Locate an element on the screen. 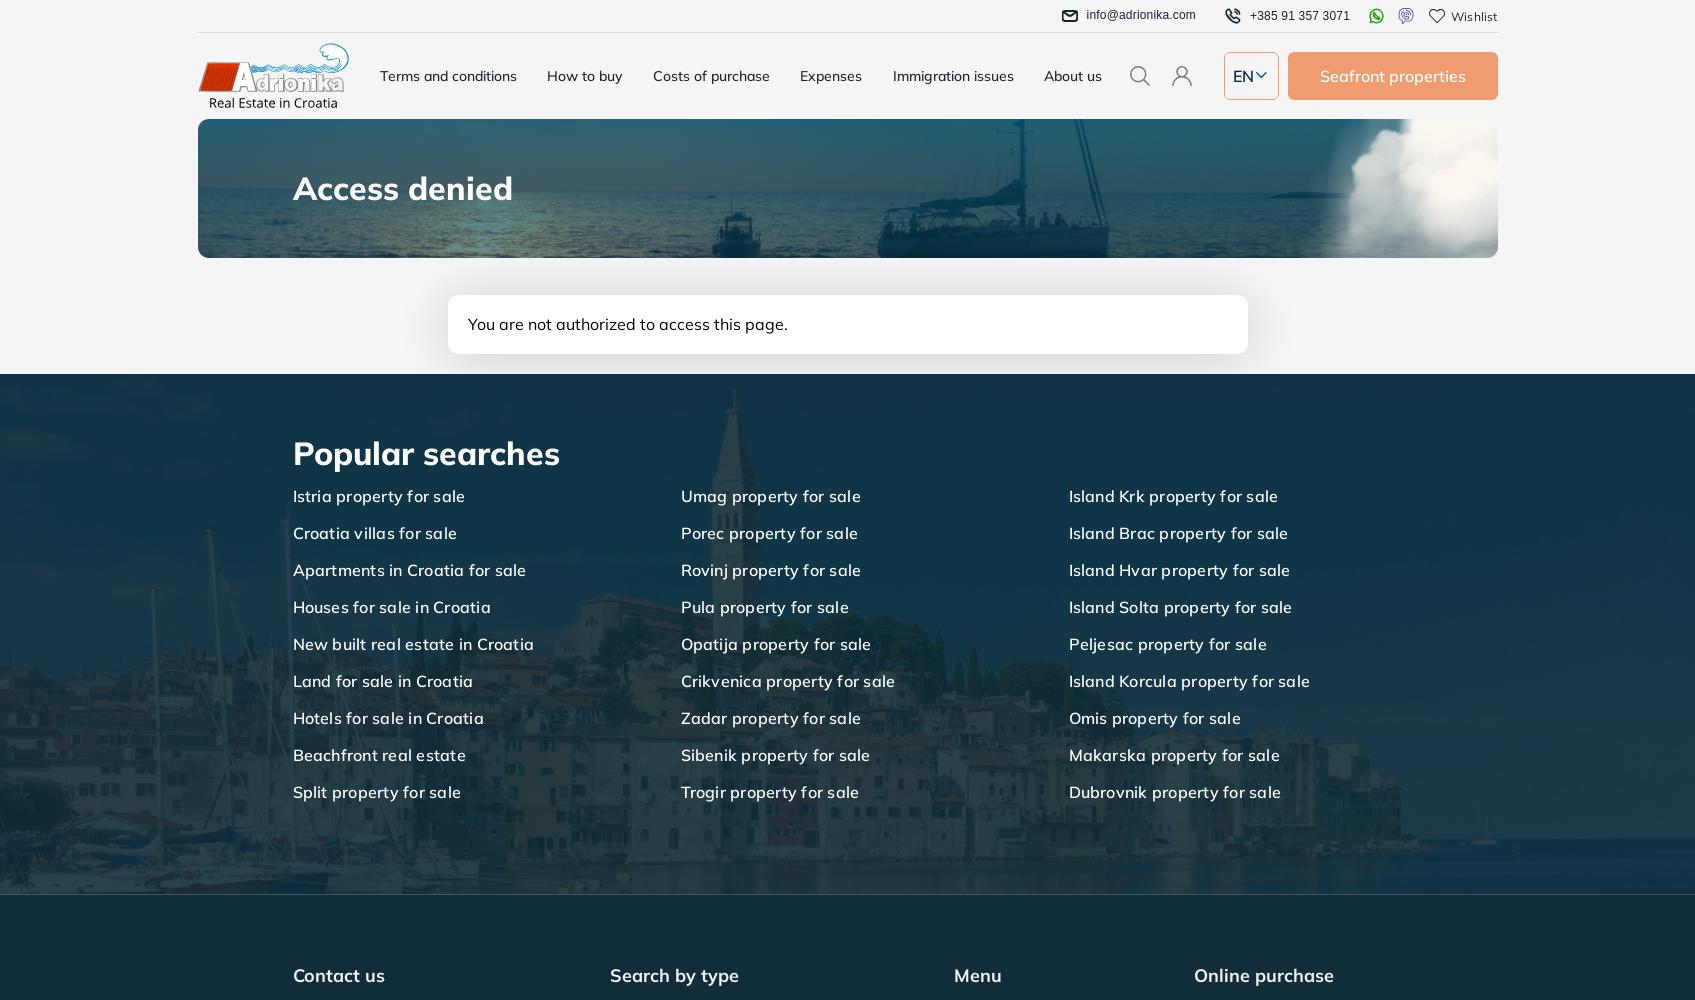 The image size is (1695, 1000). 'Sibenik property for sale' is located at coordinates (773, 755).